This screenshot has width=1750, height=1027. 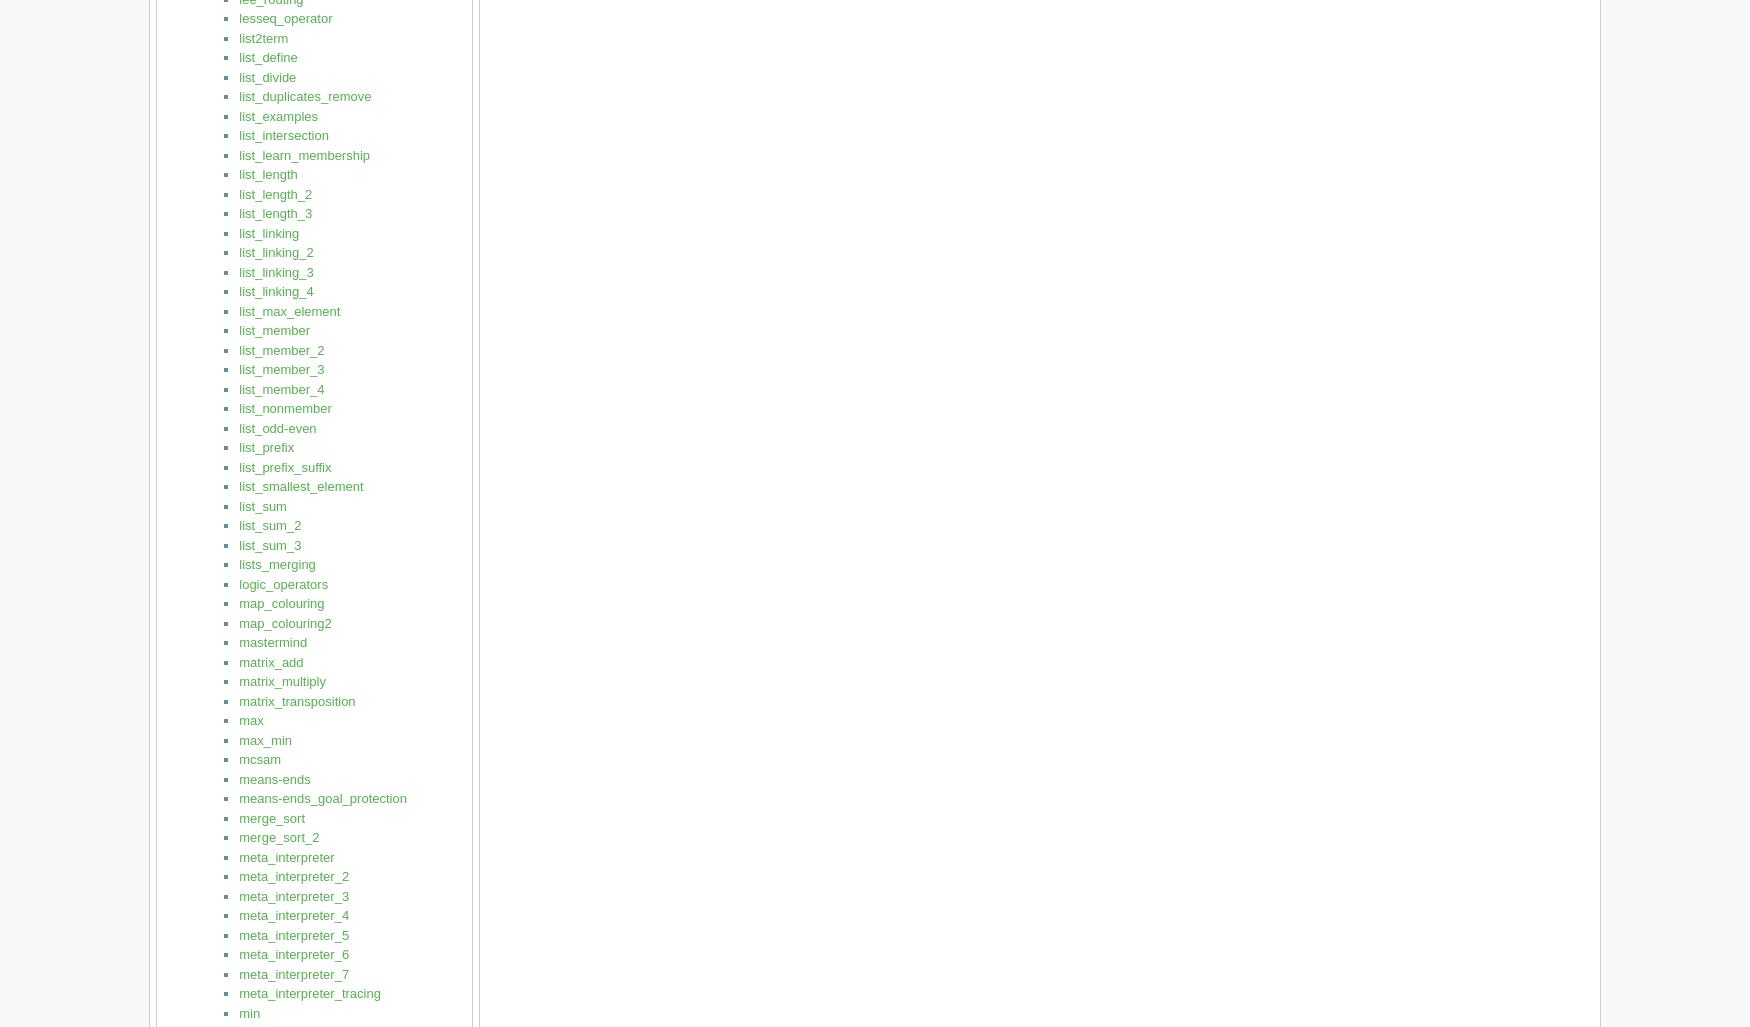 What do you see at coordinates (259, 758) in the screenshot?
I see `'mcsam'` at bounding box center [259, 758].